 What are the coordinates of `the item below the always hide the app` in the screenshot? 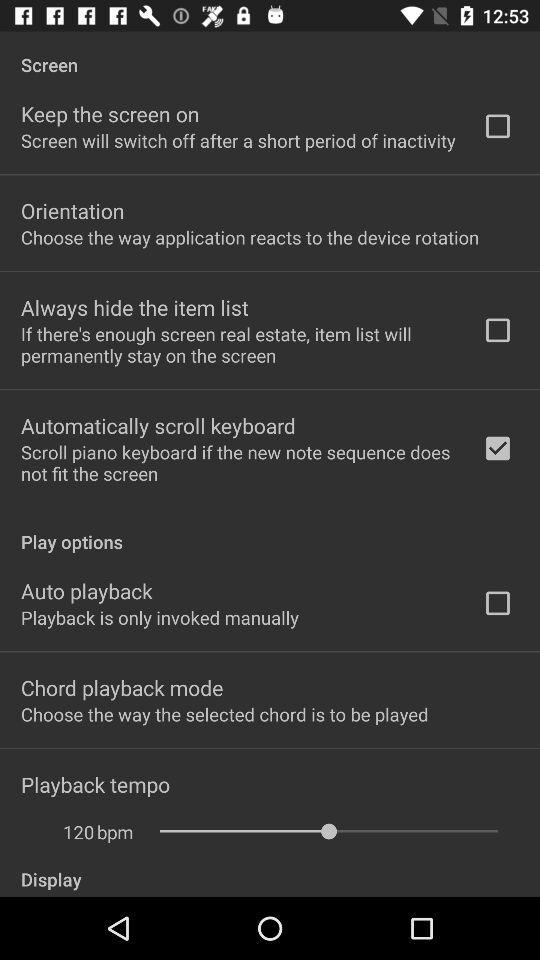 It's located at (238, 344).